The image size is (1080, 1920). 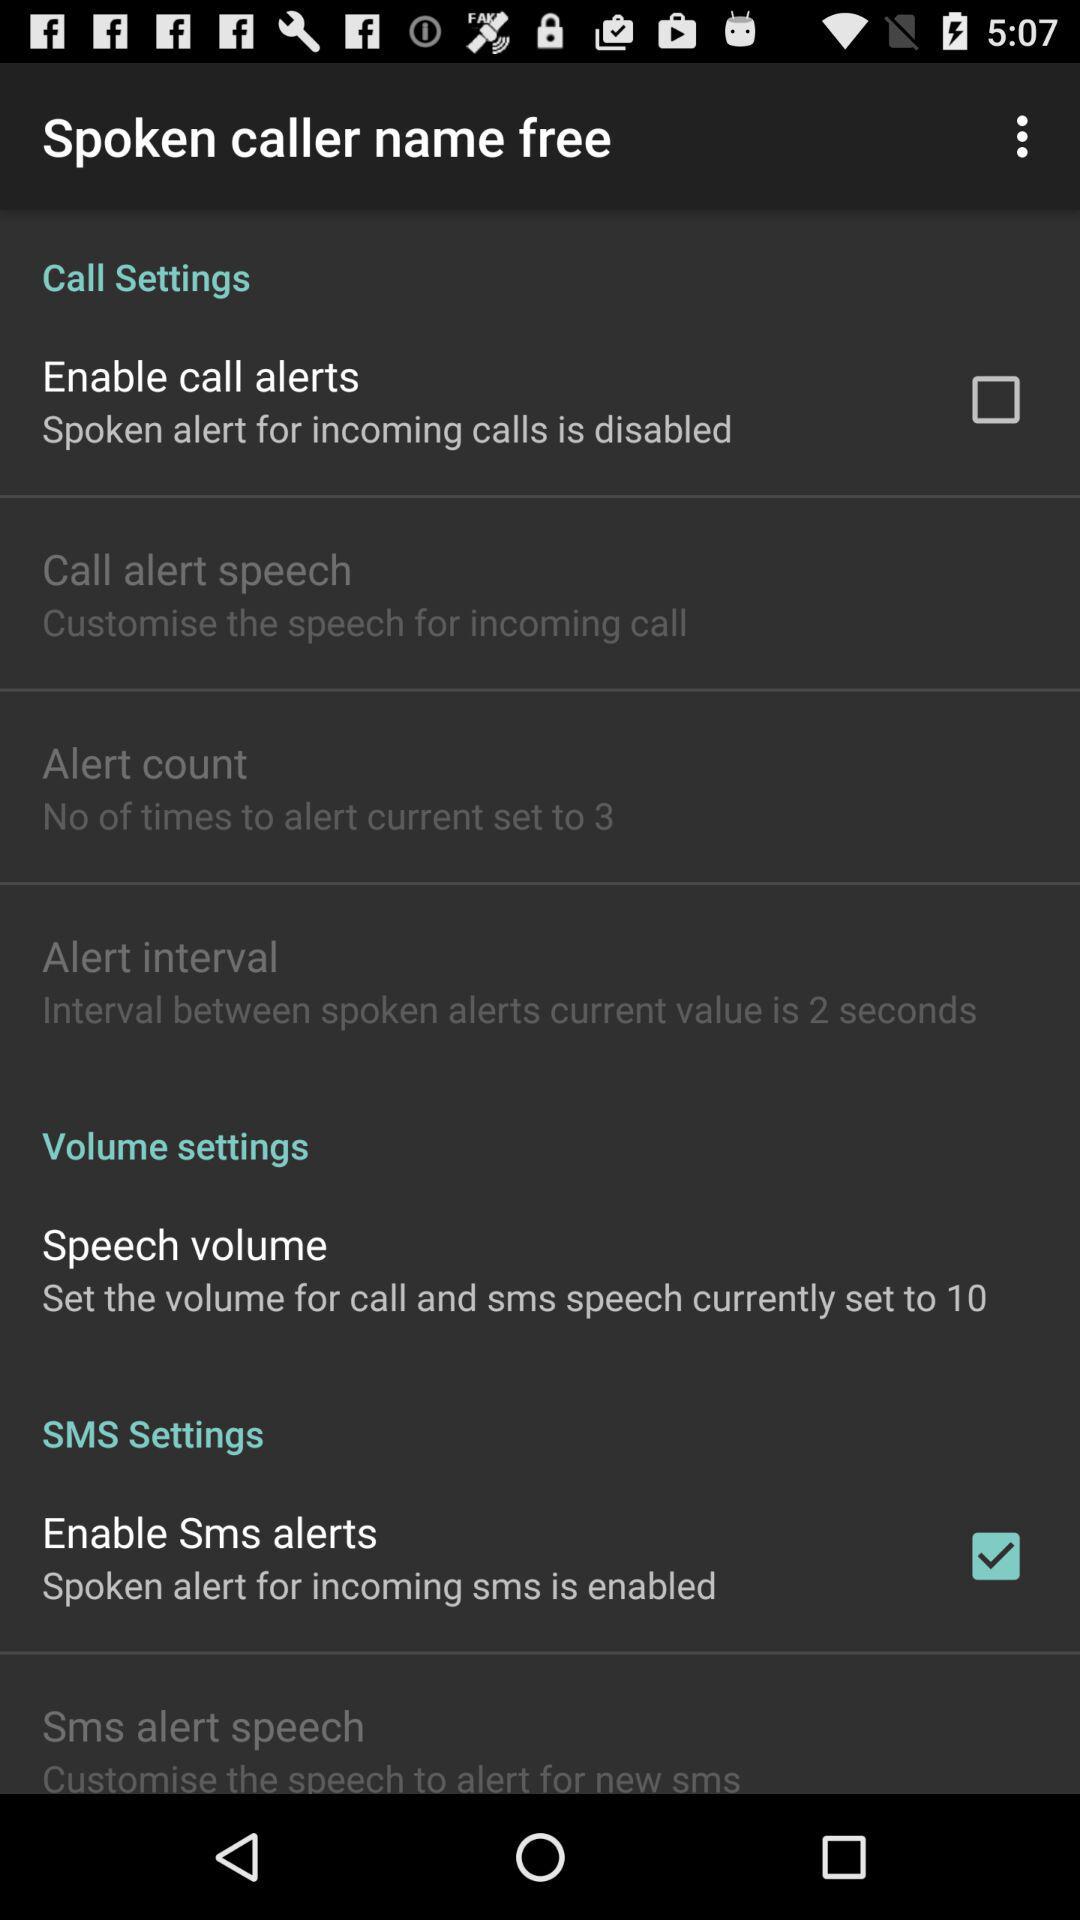 What do you see at coordinates (513, 1296) in the screenshot?
I see `set the volume app` at bounding box center [513, 1296].